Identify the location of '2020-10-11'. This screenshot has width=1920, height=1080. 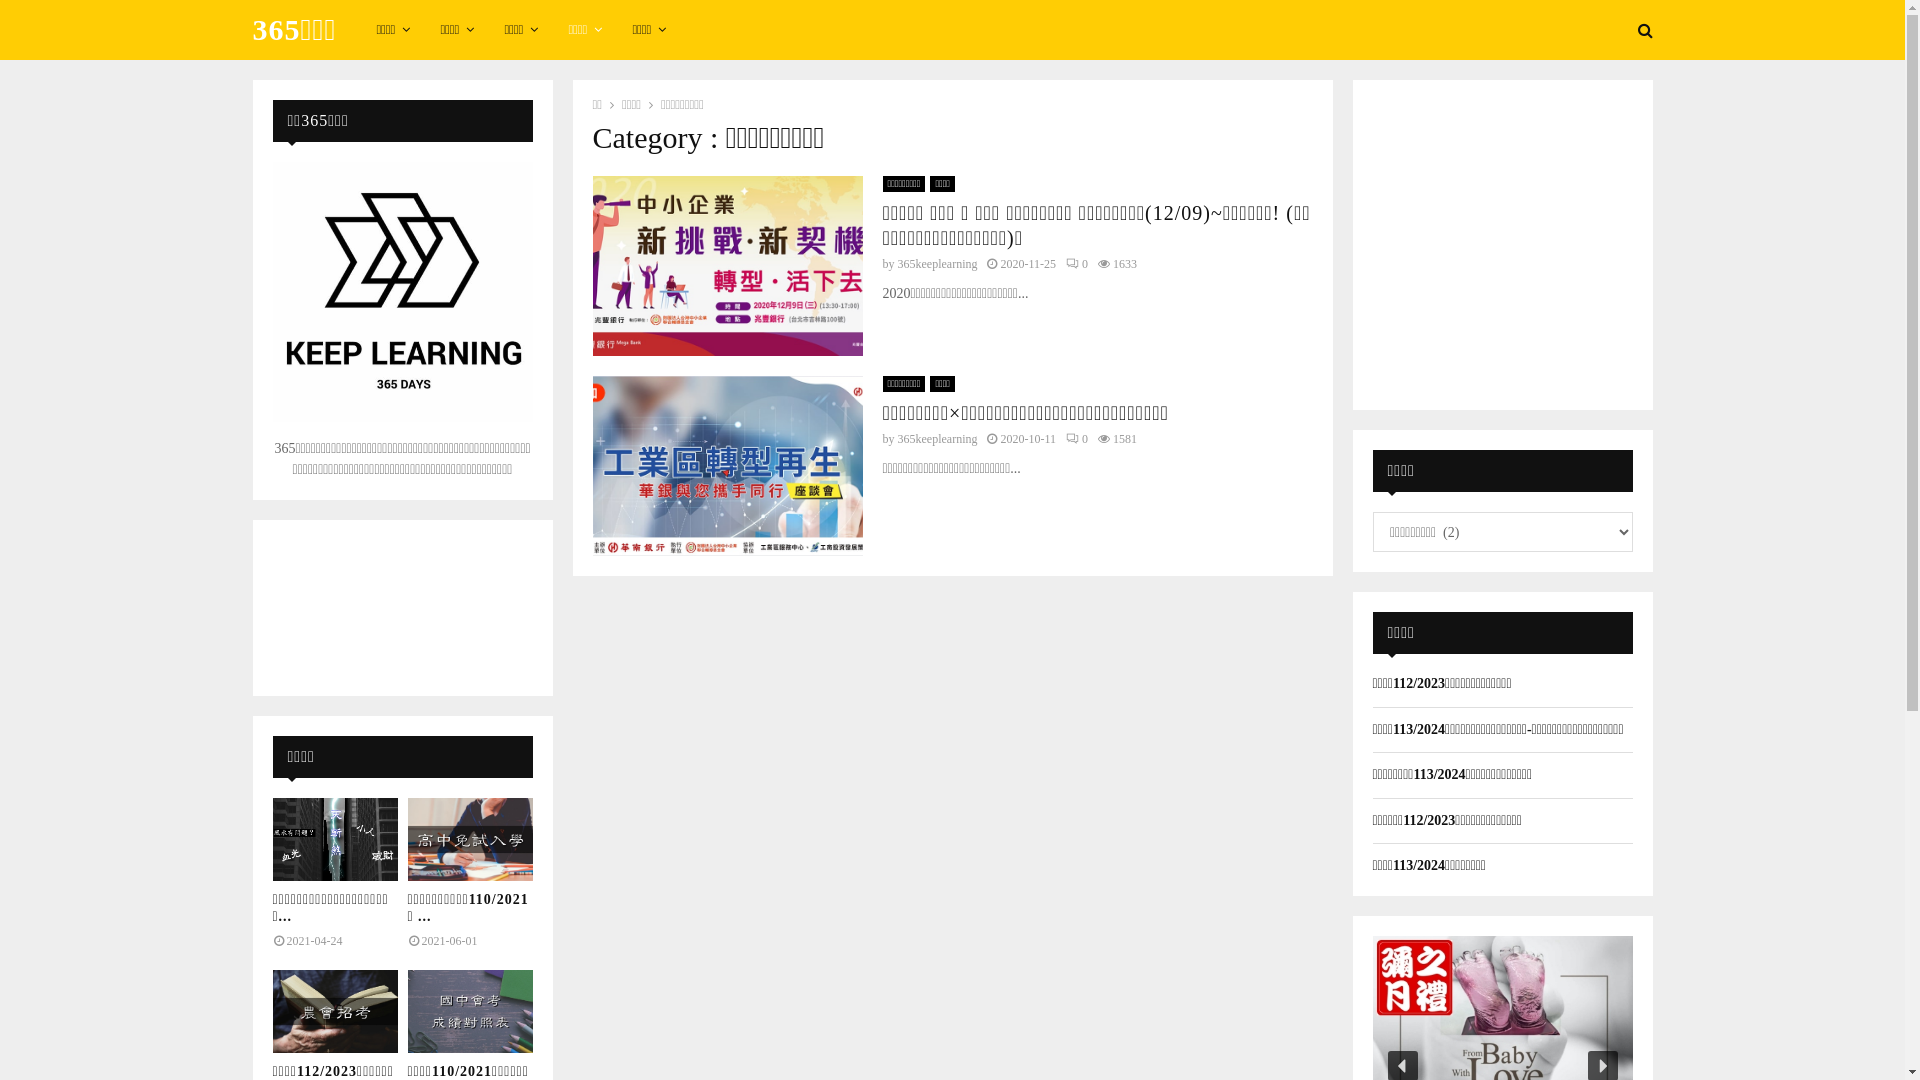
(1027, 438).